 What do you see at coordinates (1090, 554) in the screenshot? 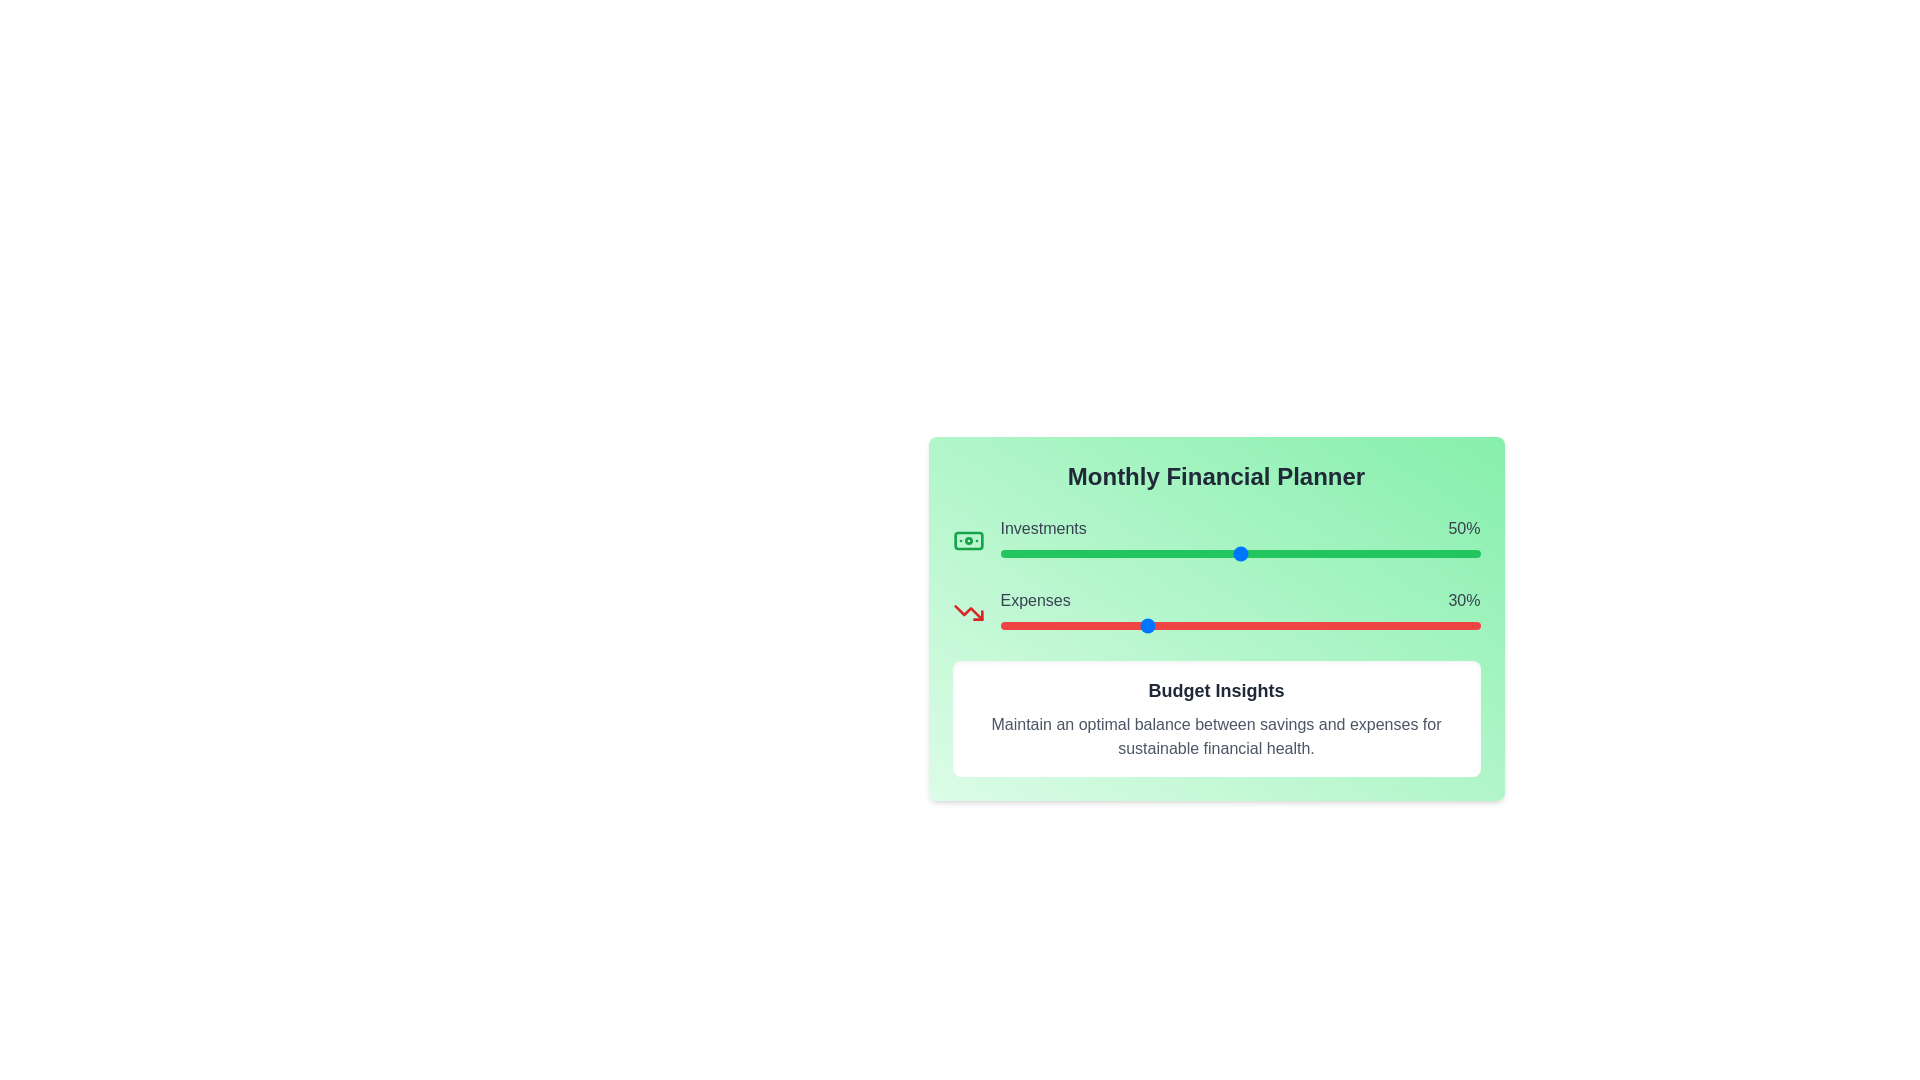
I see `the 'Investments' slider to set its value to 19%` at bounding box center [1090, 554].